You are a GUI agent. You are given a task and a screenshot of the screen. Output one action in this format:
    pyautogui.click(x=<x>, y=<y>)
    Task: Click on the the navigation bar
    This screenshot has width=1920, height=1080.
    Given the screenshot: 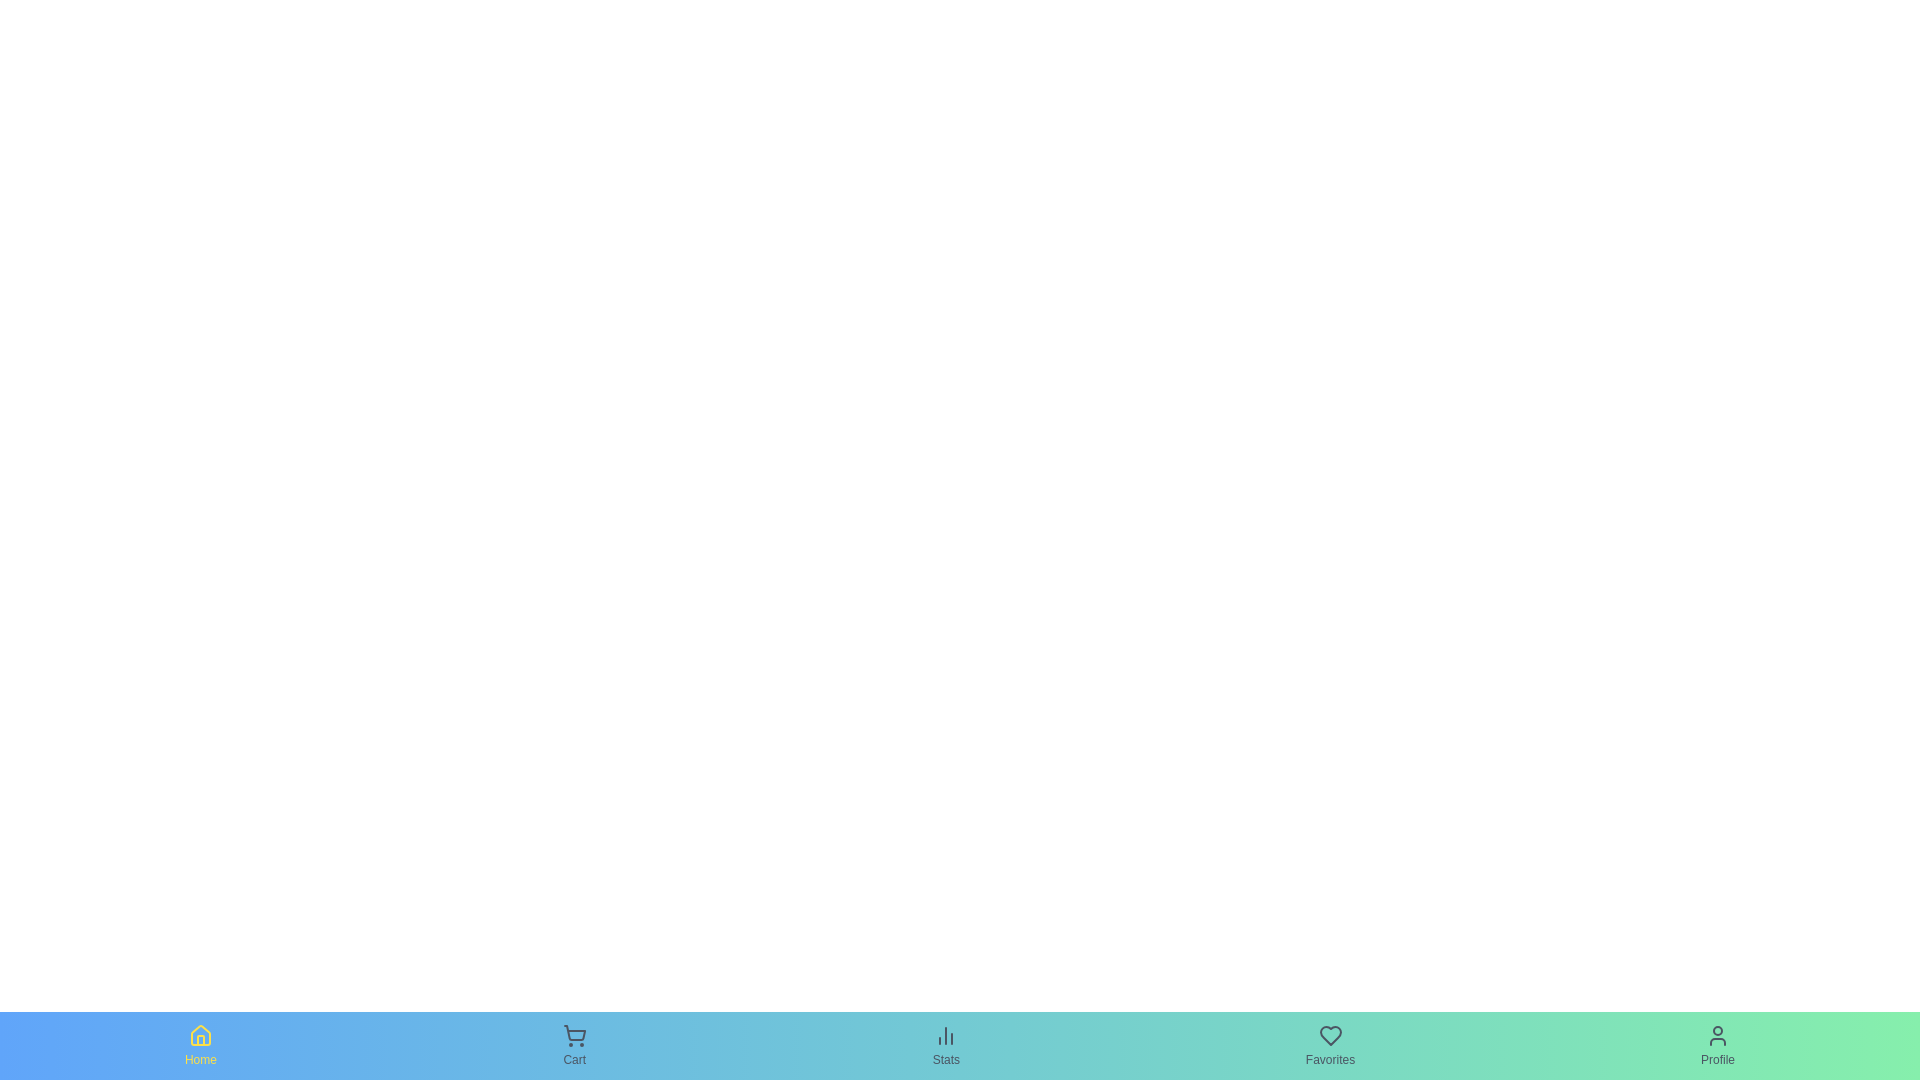 What is the action you would take?
    pyautogui.click(x=0, y=1011)
    